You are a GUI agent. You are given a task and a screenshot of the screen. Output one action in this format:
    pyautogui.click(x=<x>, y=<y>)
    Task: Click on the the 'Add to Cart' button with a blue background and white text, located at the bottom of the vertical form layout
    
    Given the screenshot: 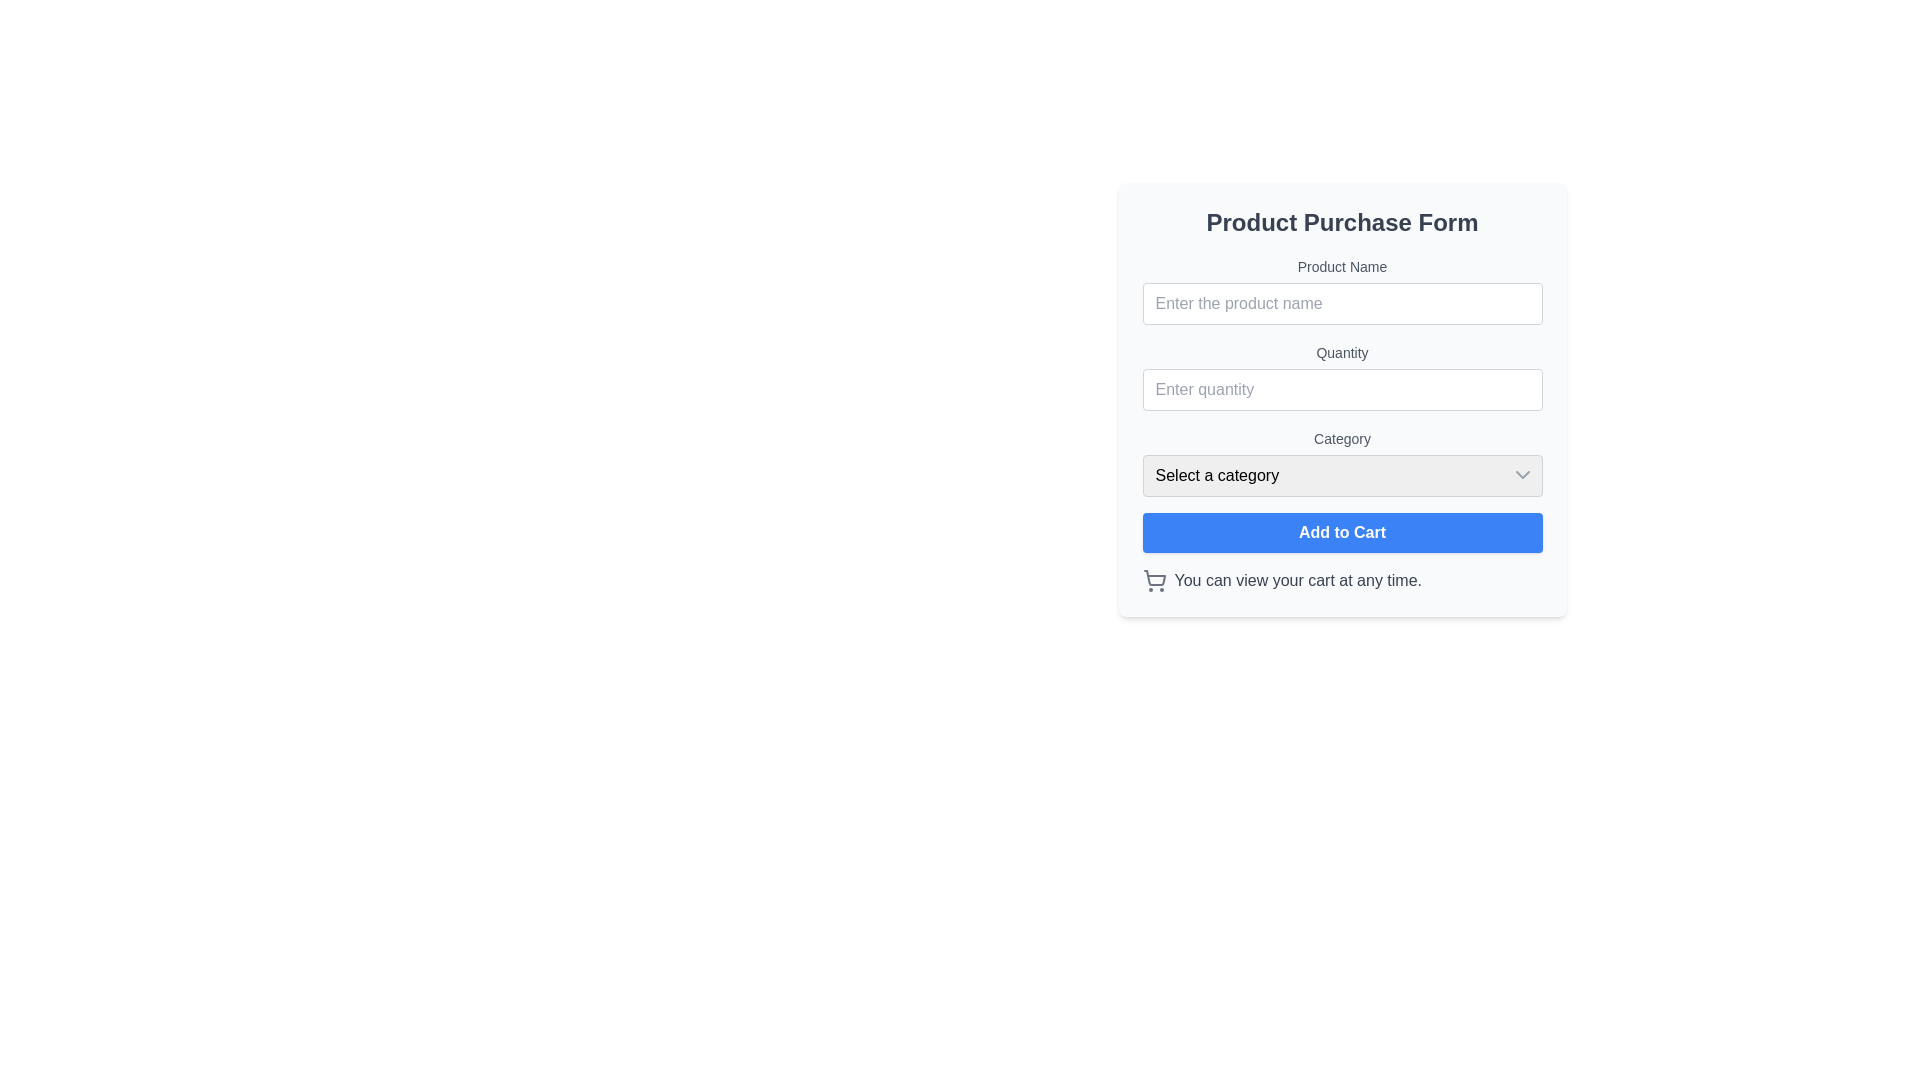 What is the action you would take?
    pyautogui.click(x=1342, y=531)
    